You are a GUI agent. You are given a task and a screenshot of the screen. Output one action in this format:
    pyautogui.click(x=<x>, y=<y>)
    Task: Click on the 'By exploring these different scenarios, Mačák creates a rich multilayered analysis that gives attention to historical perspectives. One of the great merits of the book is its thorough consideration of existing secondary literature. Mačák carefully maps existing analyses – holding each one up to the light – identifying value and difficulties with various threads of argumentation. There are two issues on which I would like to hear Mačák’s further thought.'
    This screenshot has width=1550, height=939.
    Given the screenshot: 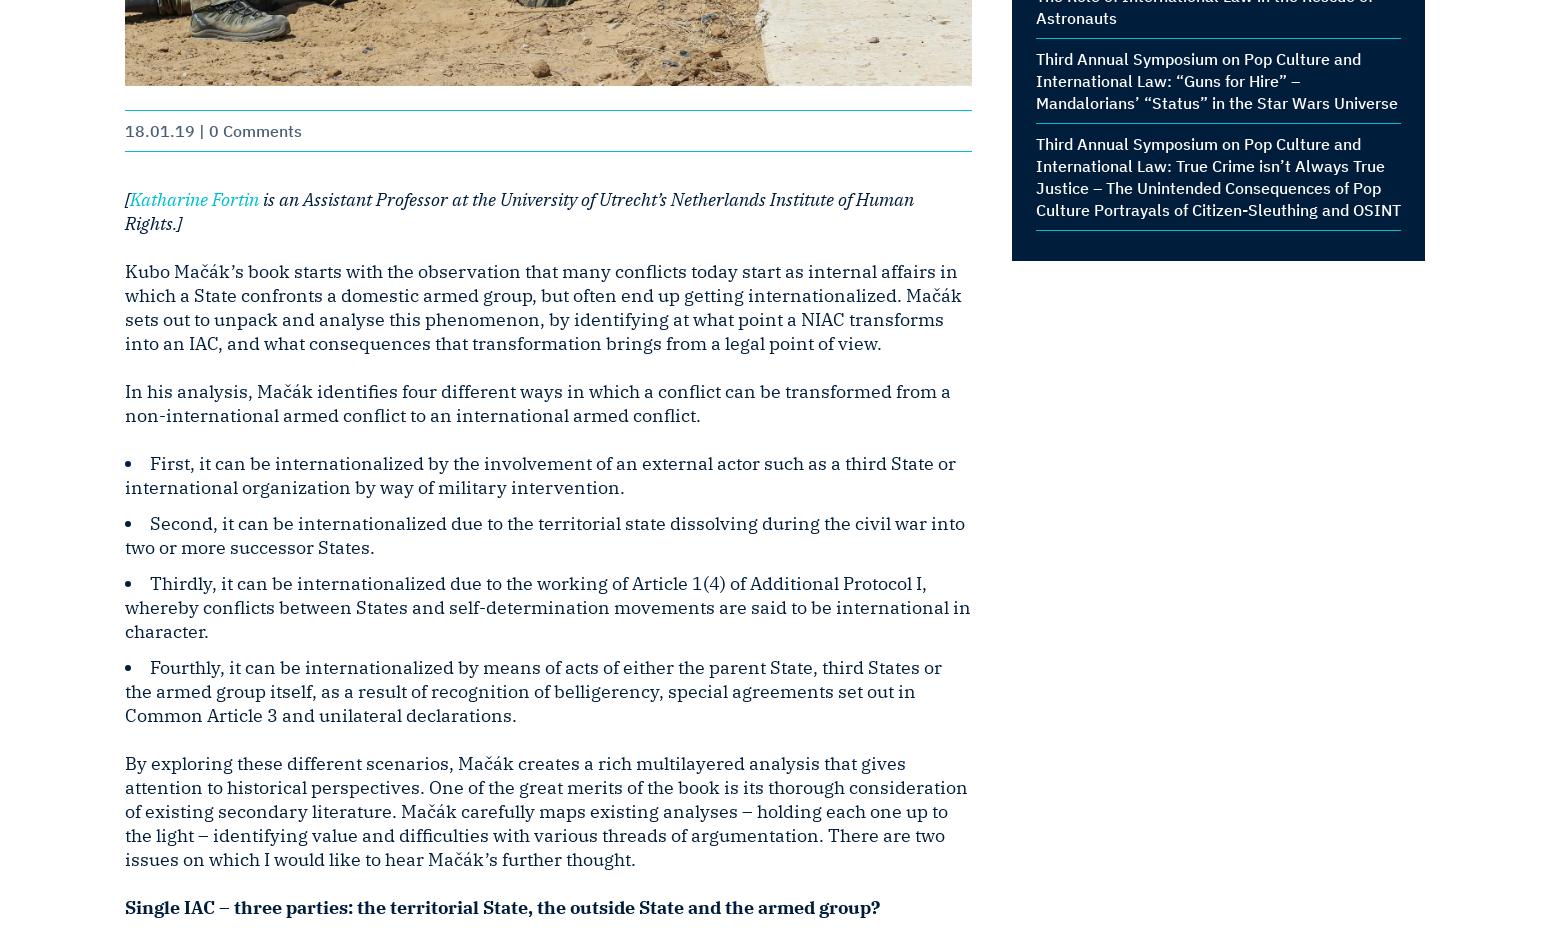 What is the action you would take?
    pyautogui.click(x=546, y=811)
    